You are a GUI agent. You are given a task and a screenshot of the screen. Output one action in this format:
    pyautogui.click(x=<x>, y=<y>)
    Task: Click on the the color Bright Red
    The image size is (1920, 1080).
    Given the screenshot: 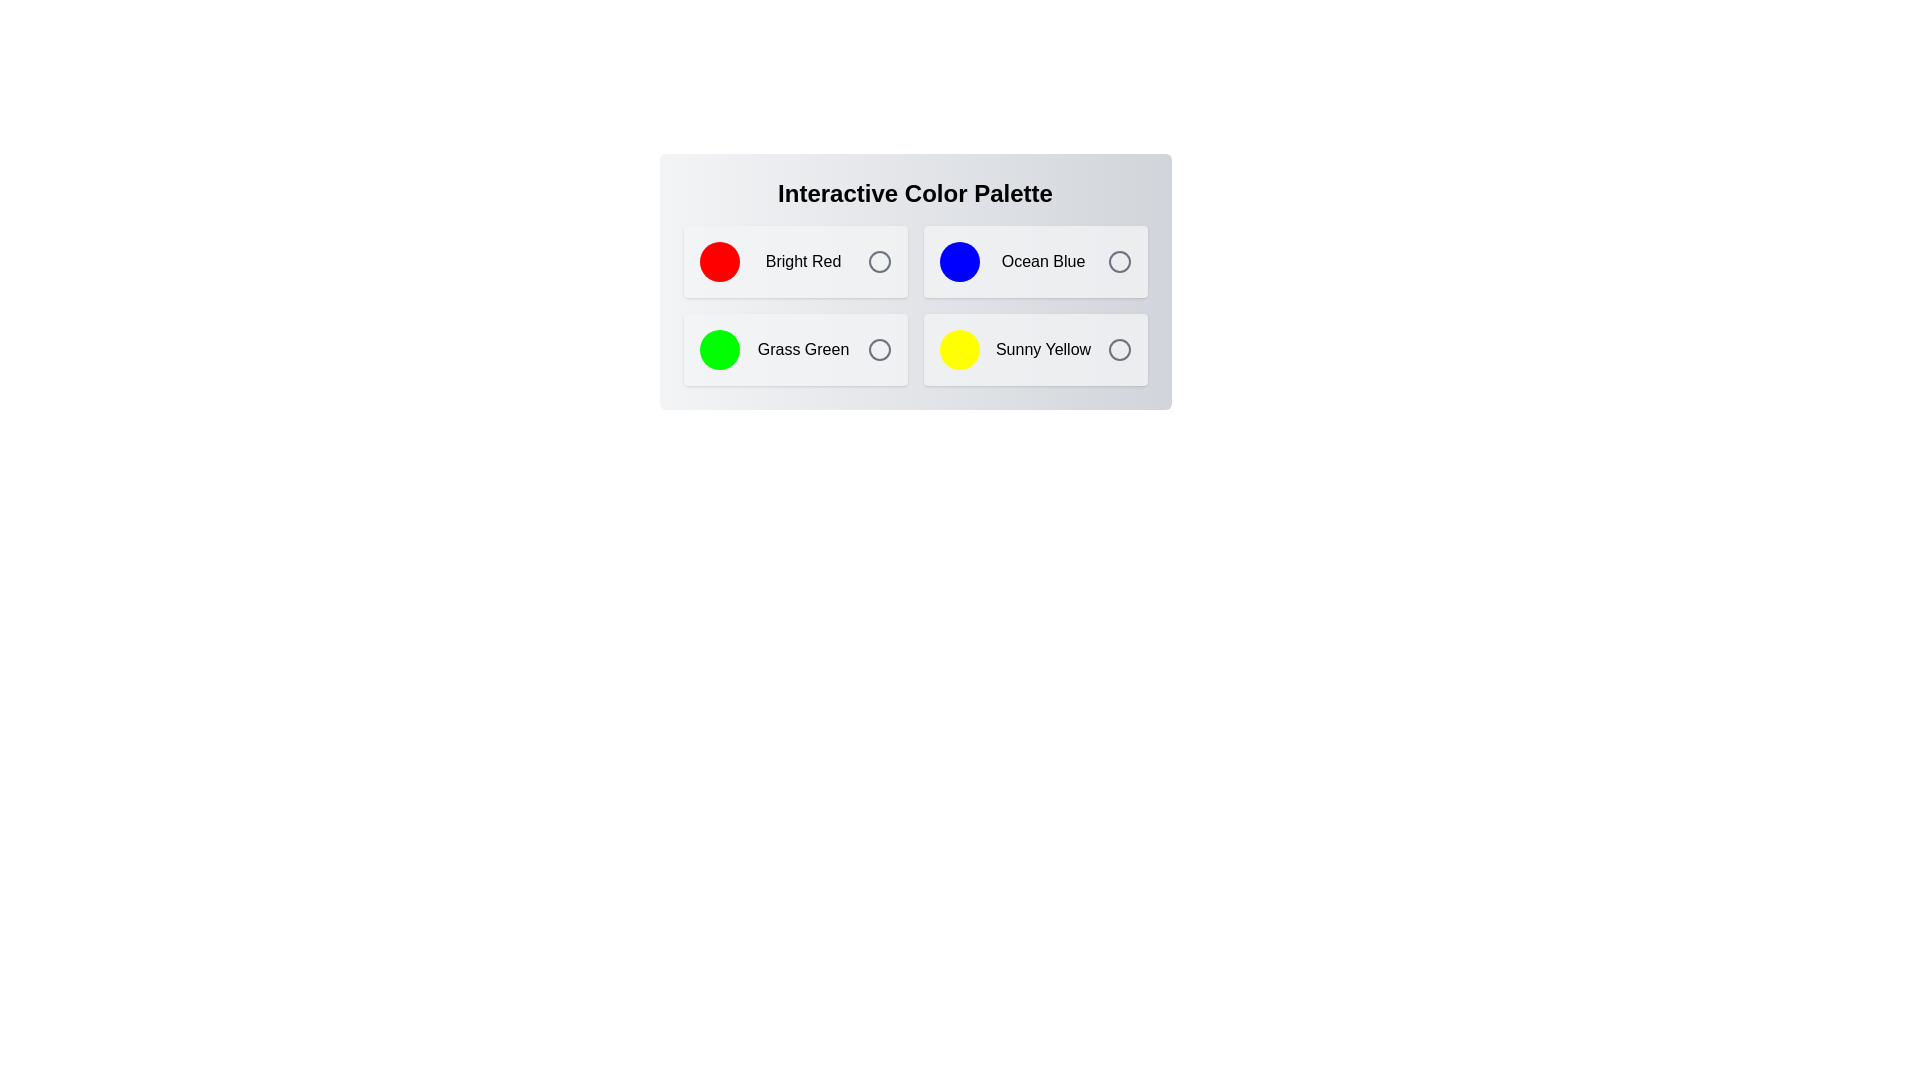 What is the action you would take?
    pyautogui.click(x=794, y=261)
    